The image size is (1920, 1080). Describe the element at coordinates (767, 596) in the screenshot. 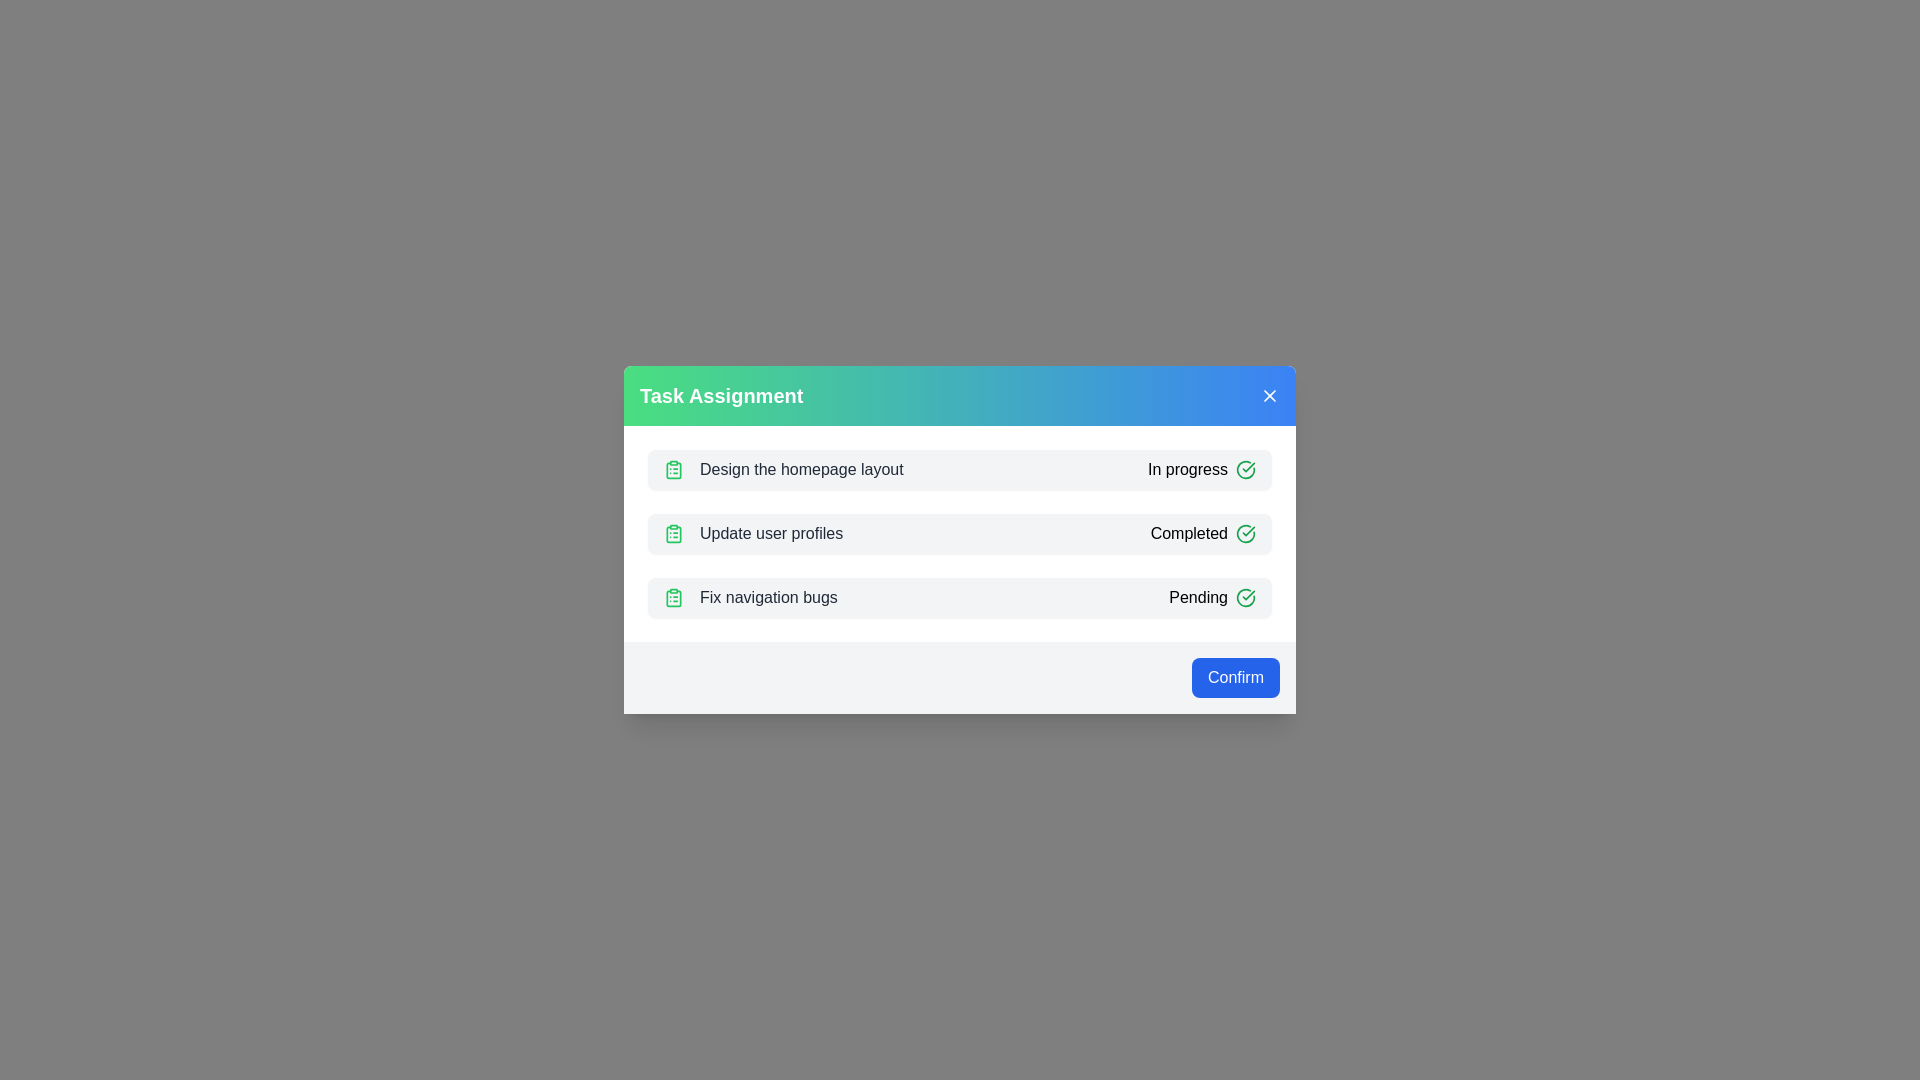

I see `the static text label that displays the name or title of a task, positioned as the third item in the vertical task list, below 'Update user profiles' and above the 'Confirm' button` at that location.